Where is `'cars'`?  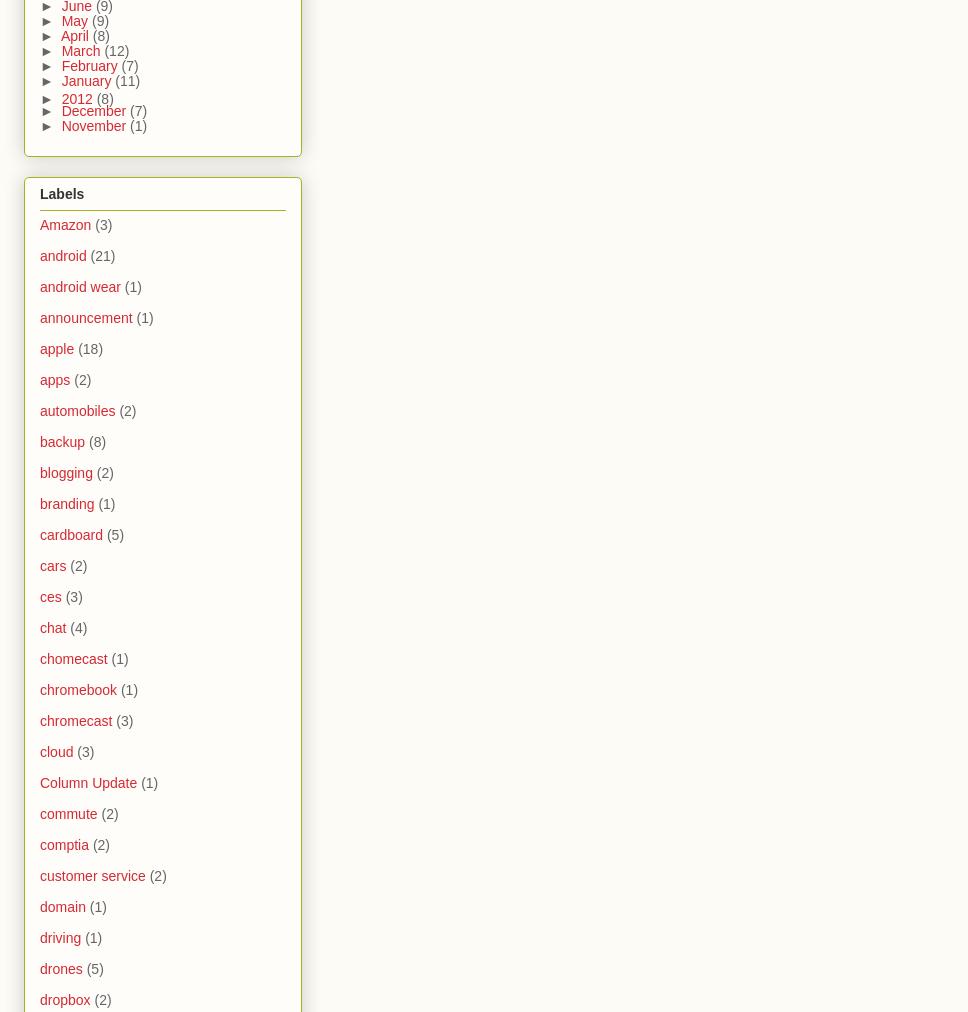
'cars' is located at coordinates (52, 565).